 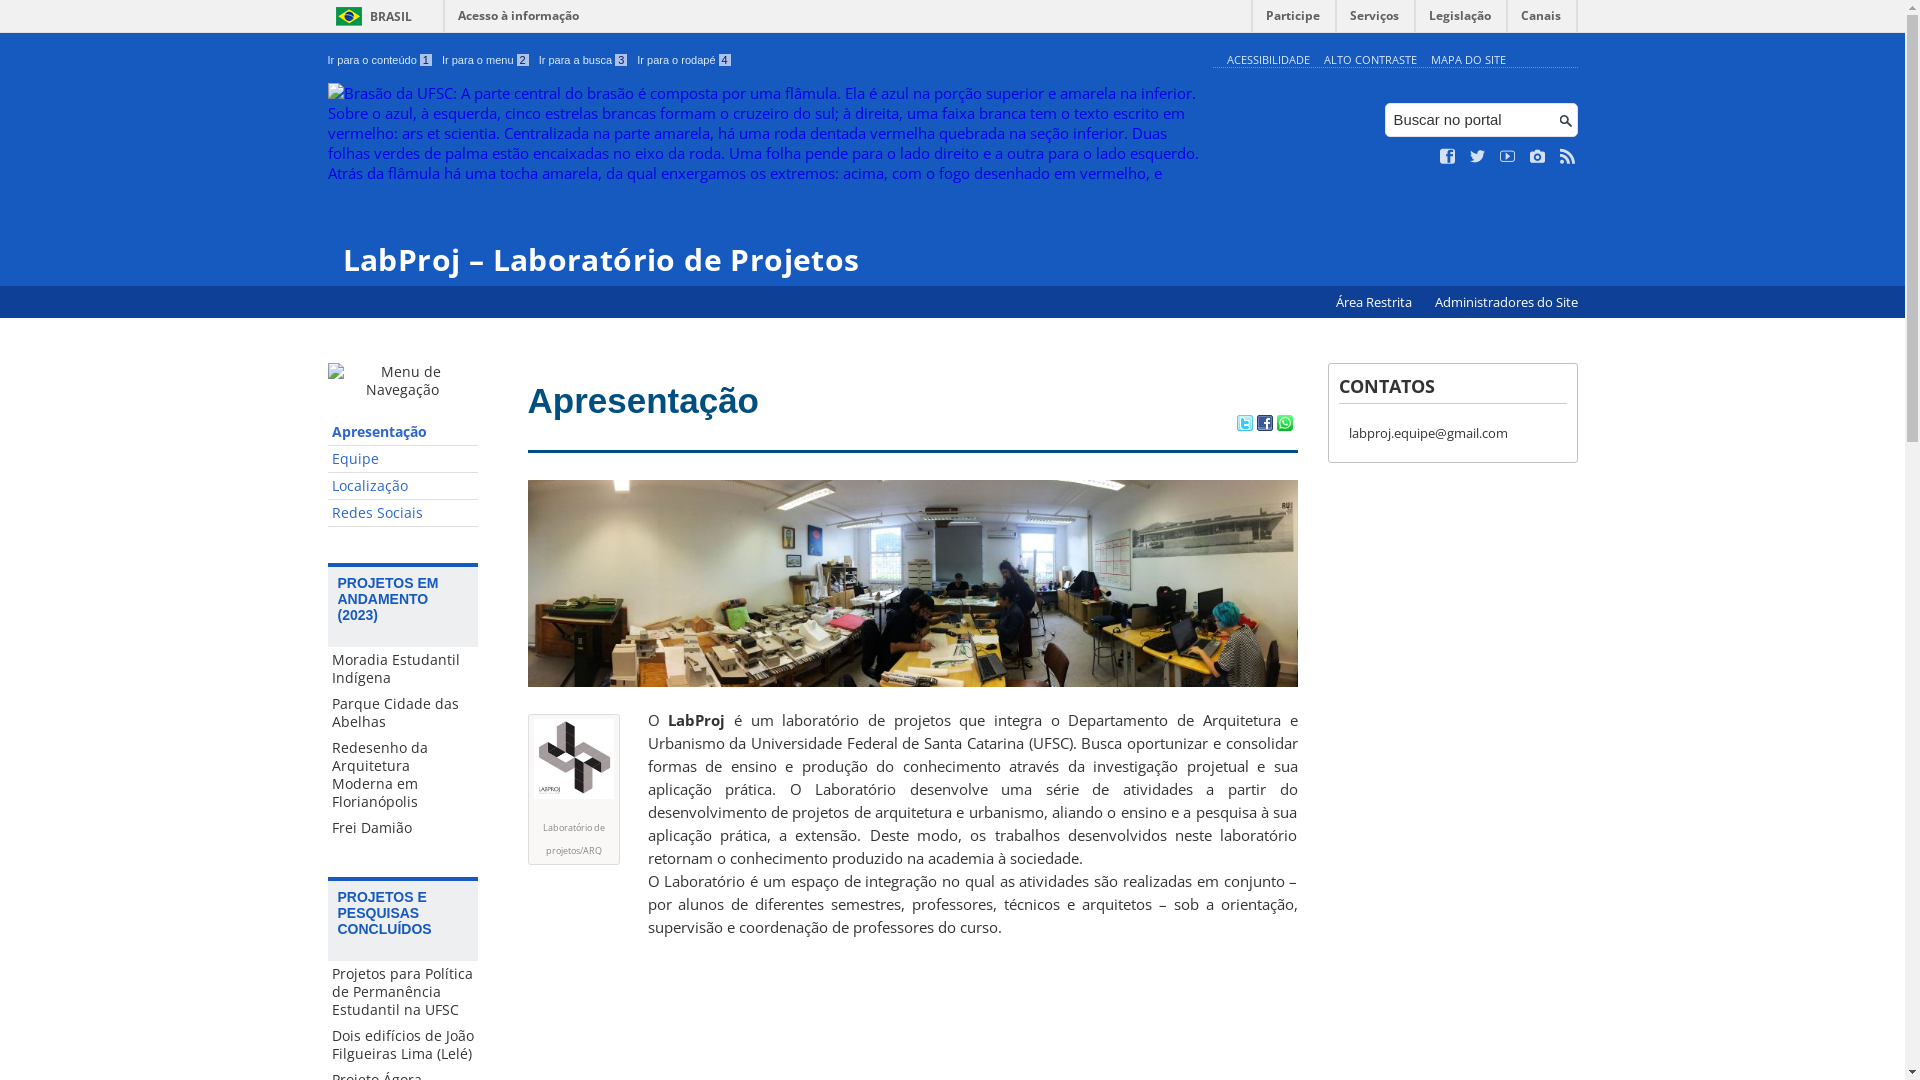 What do you see at coordinates (1540, 20) in the screenshot?
I see `'Canais'` at bounding box center [1540, 20].